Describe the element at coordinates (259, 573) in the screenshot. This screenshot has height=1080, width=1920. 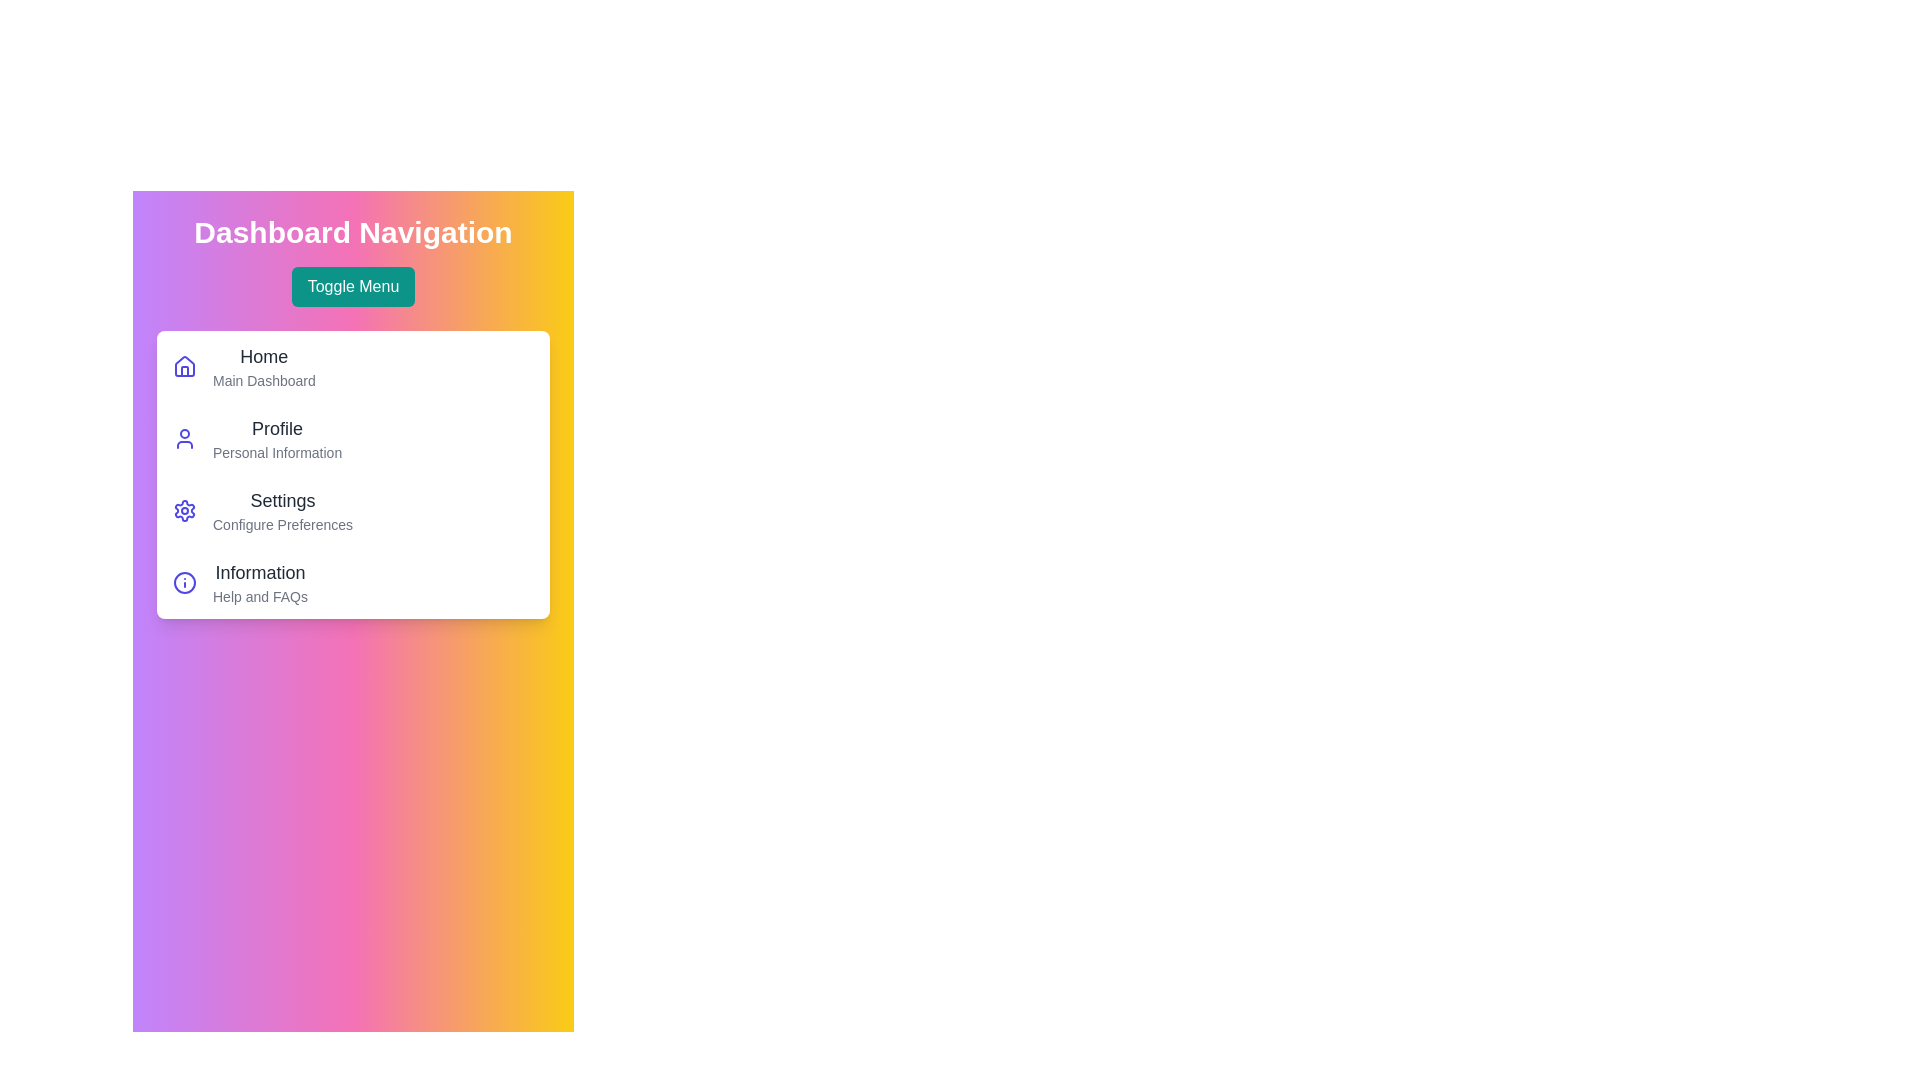
I see `the menu item labeled Information` at that location.